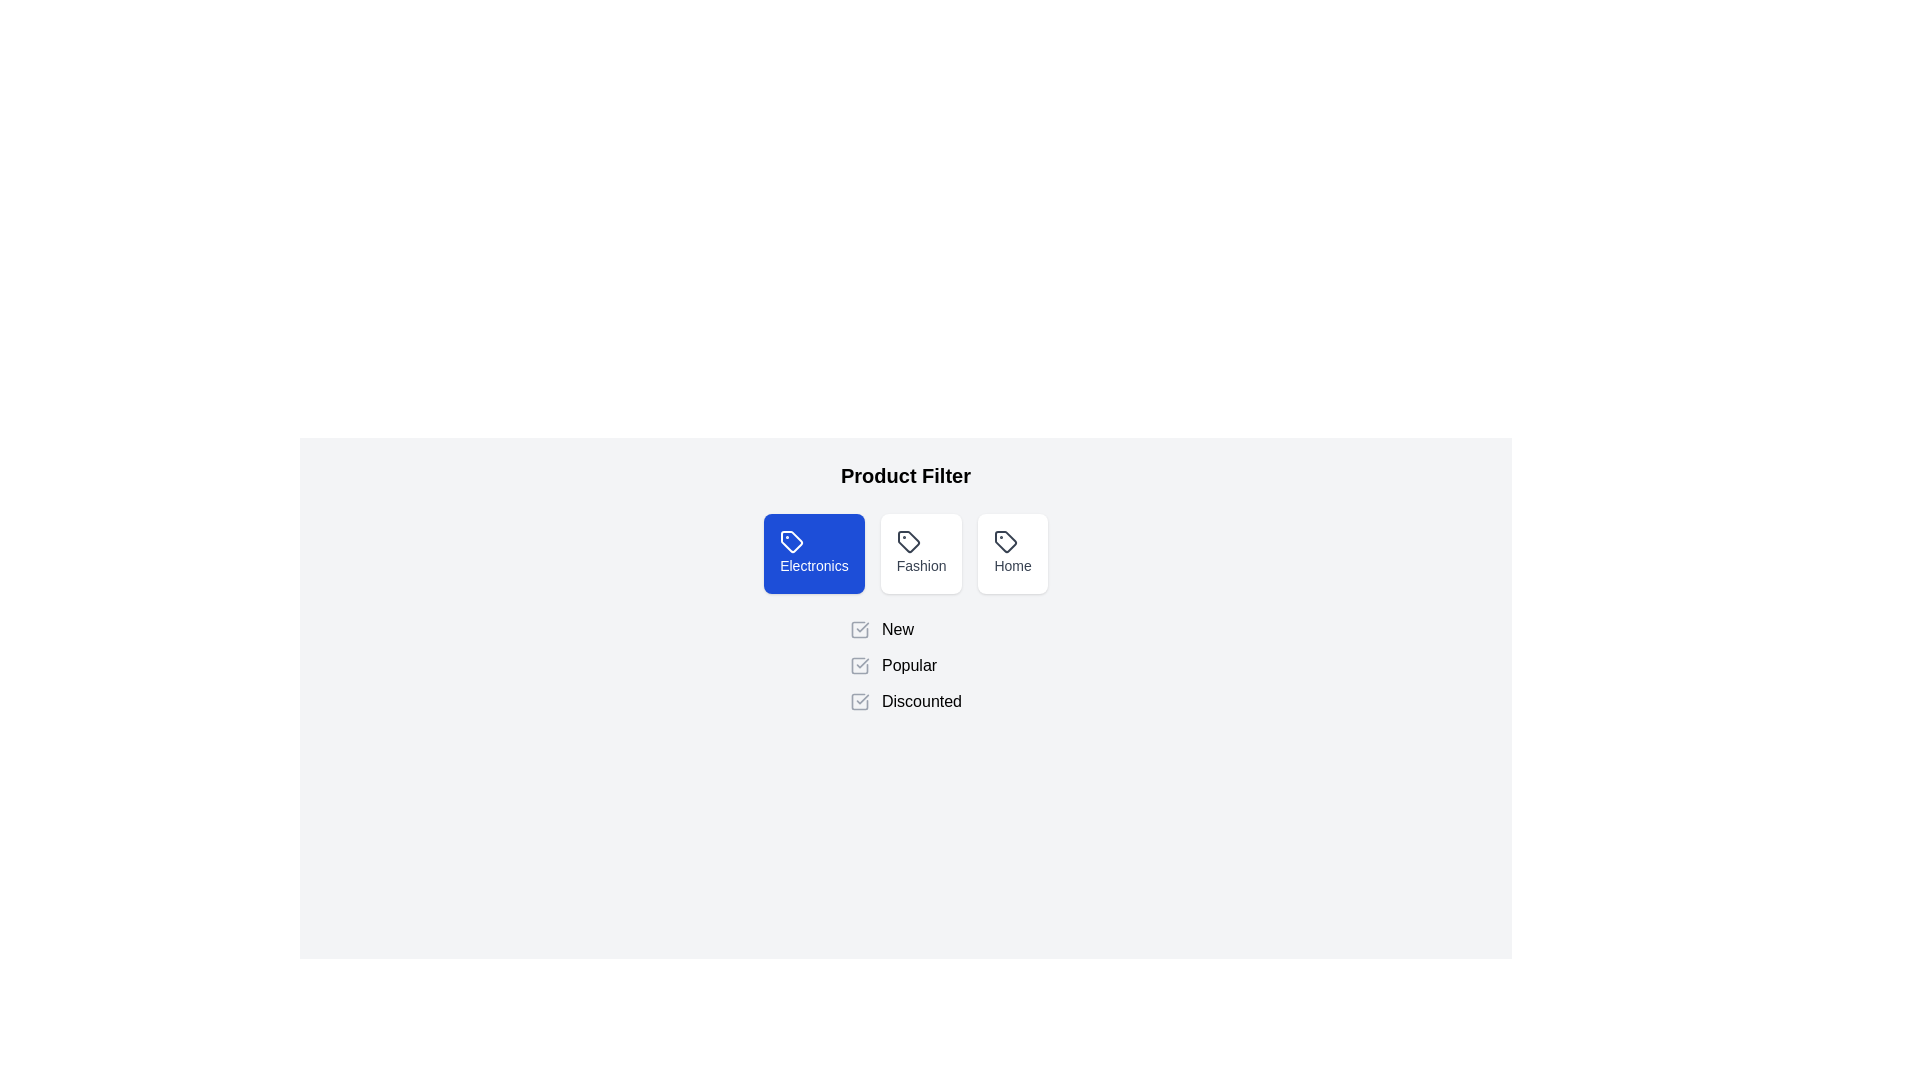 The width and height of the screenshot is (1920, 1080). What do you see at coordinates (1012, 554) in the screenshot?
I see `the product type Home by clicking on its respective button` at bounding box center [1012, 554].